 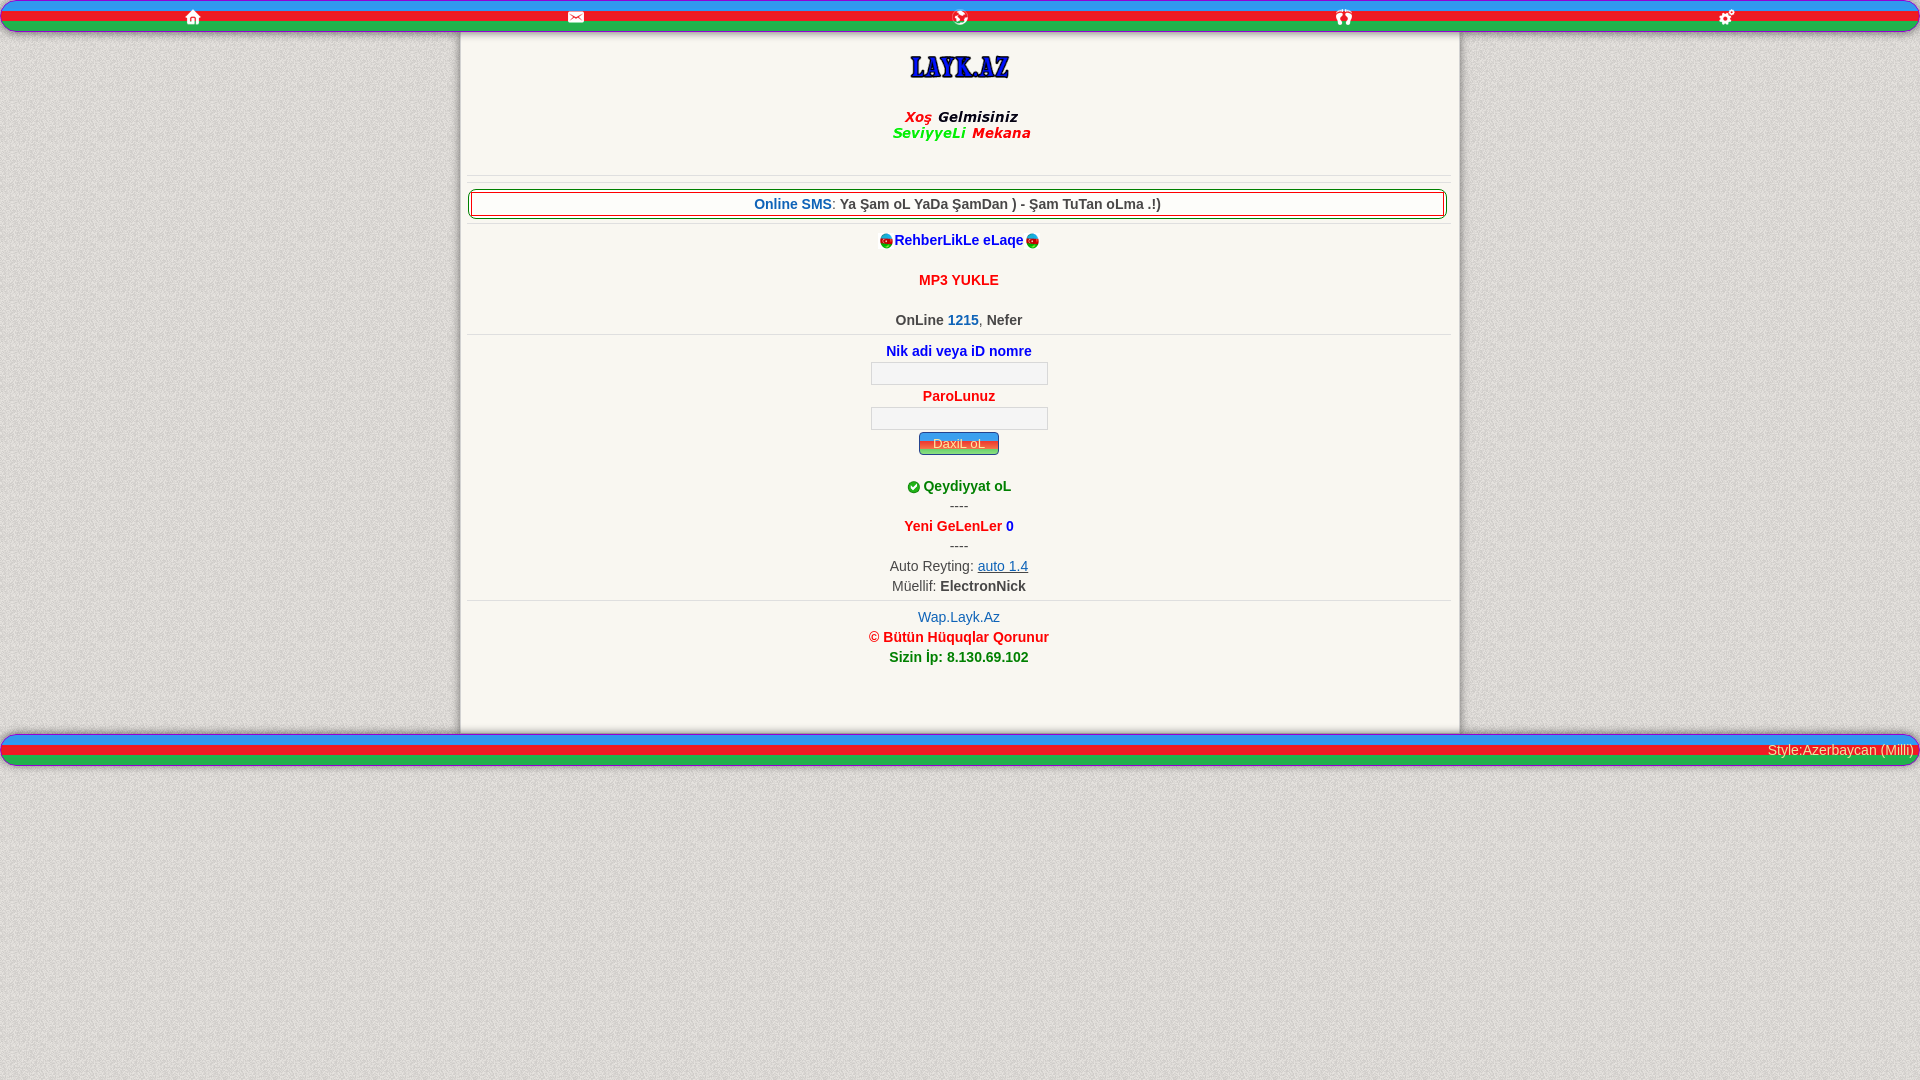 I want to click on 'Qonaqlar', so click(x=1344, y=15).